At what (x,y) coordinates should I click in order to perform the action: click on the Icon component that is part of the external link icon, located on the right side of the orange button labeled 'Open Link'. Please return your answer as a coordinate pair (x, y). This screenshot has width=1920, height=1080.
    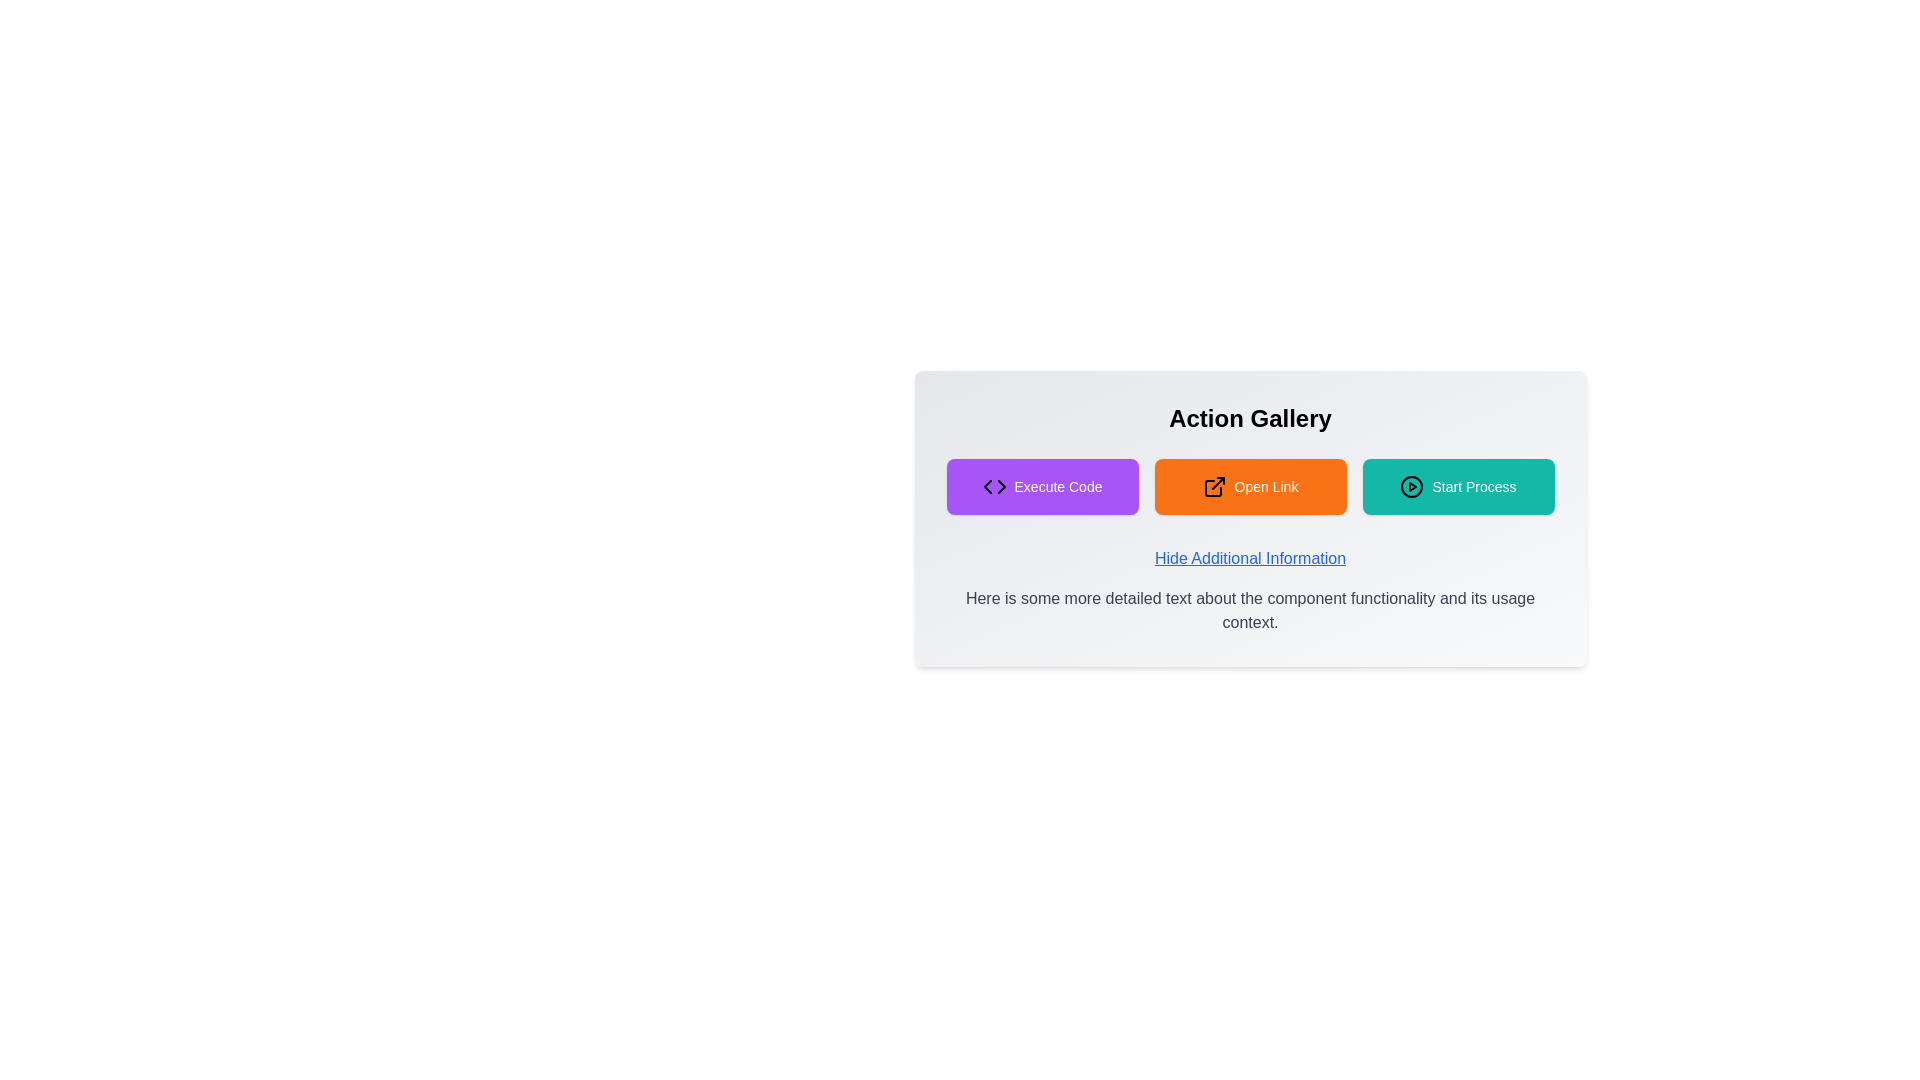
    Looking at the image, I should click on (1212, 488).